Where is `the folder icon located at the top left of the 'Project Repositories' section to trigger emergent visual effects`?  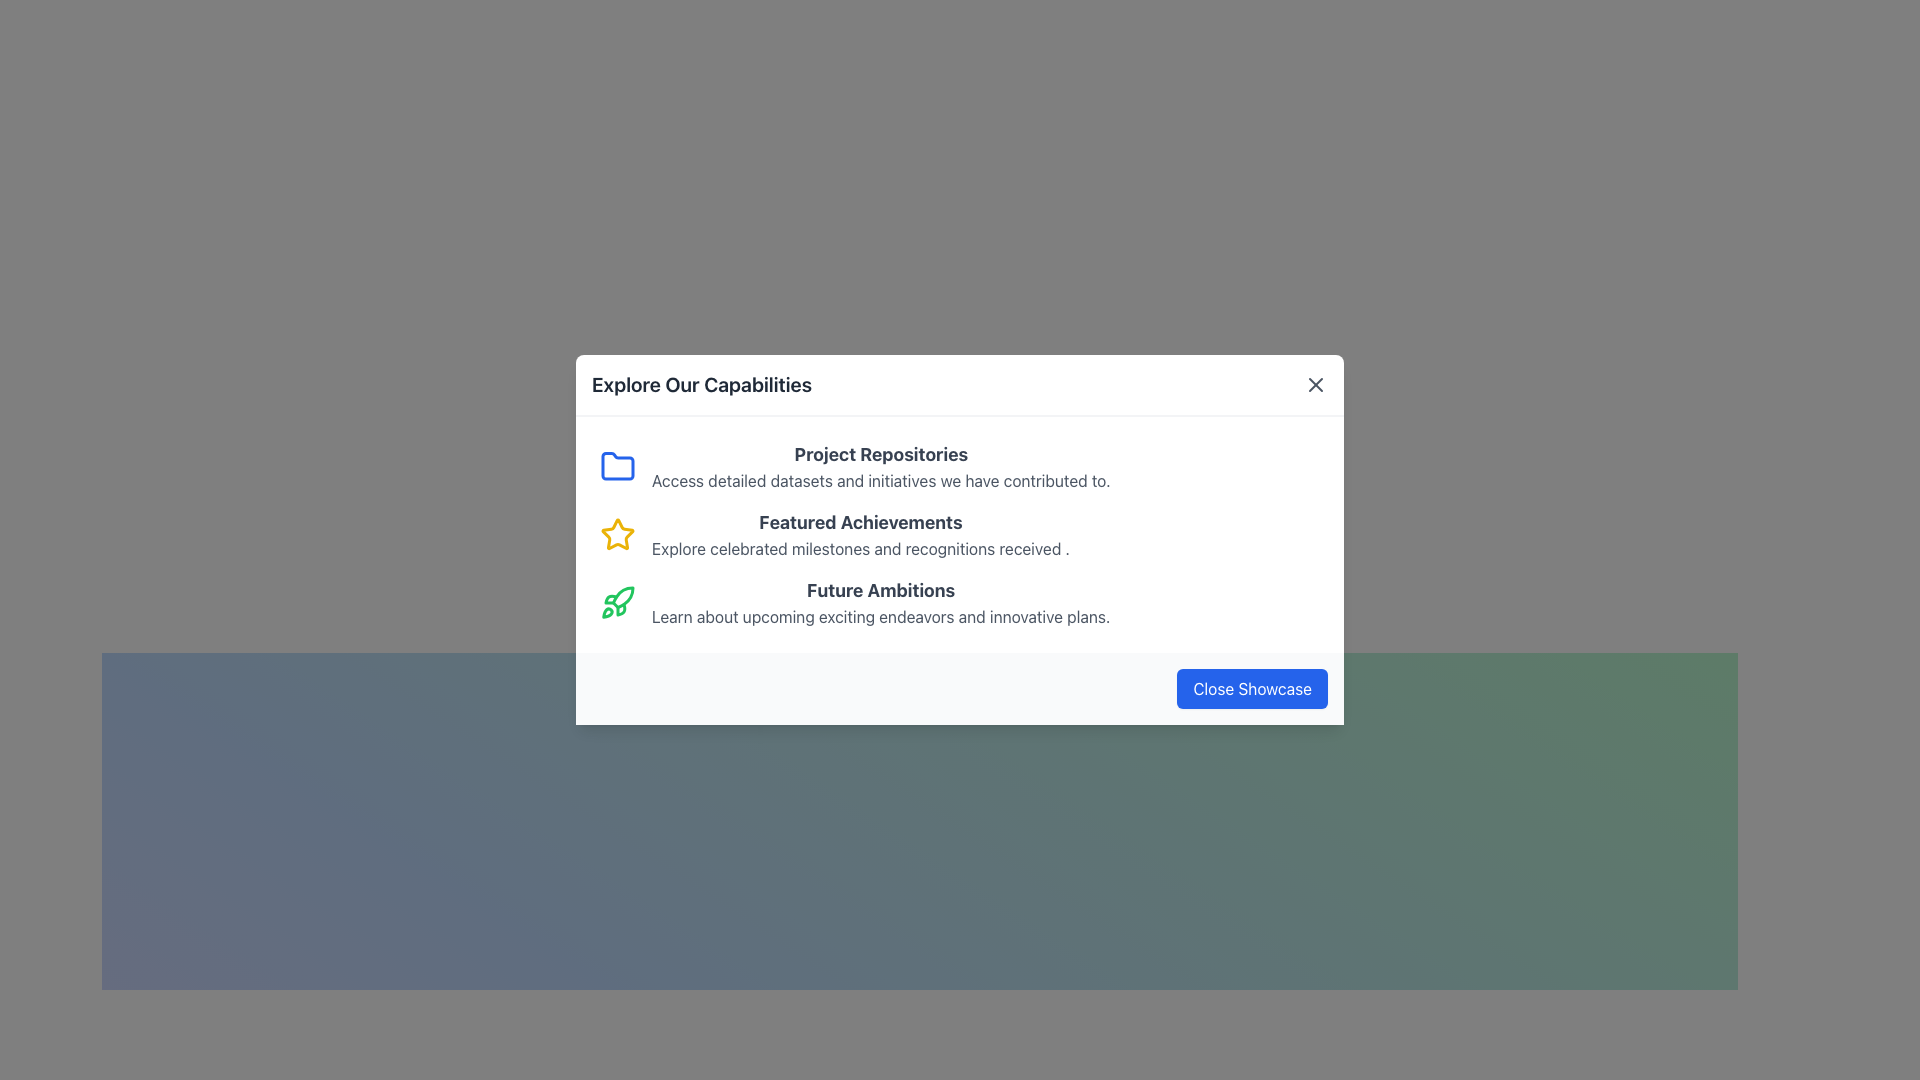 the folder icon located at the top left of the 'Project Repositories' section to trigger emergent visual effects is located at coordinates (617, 466).